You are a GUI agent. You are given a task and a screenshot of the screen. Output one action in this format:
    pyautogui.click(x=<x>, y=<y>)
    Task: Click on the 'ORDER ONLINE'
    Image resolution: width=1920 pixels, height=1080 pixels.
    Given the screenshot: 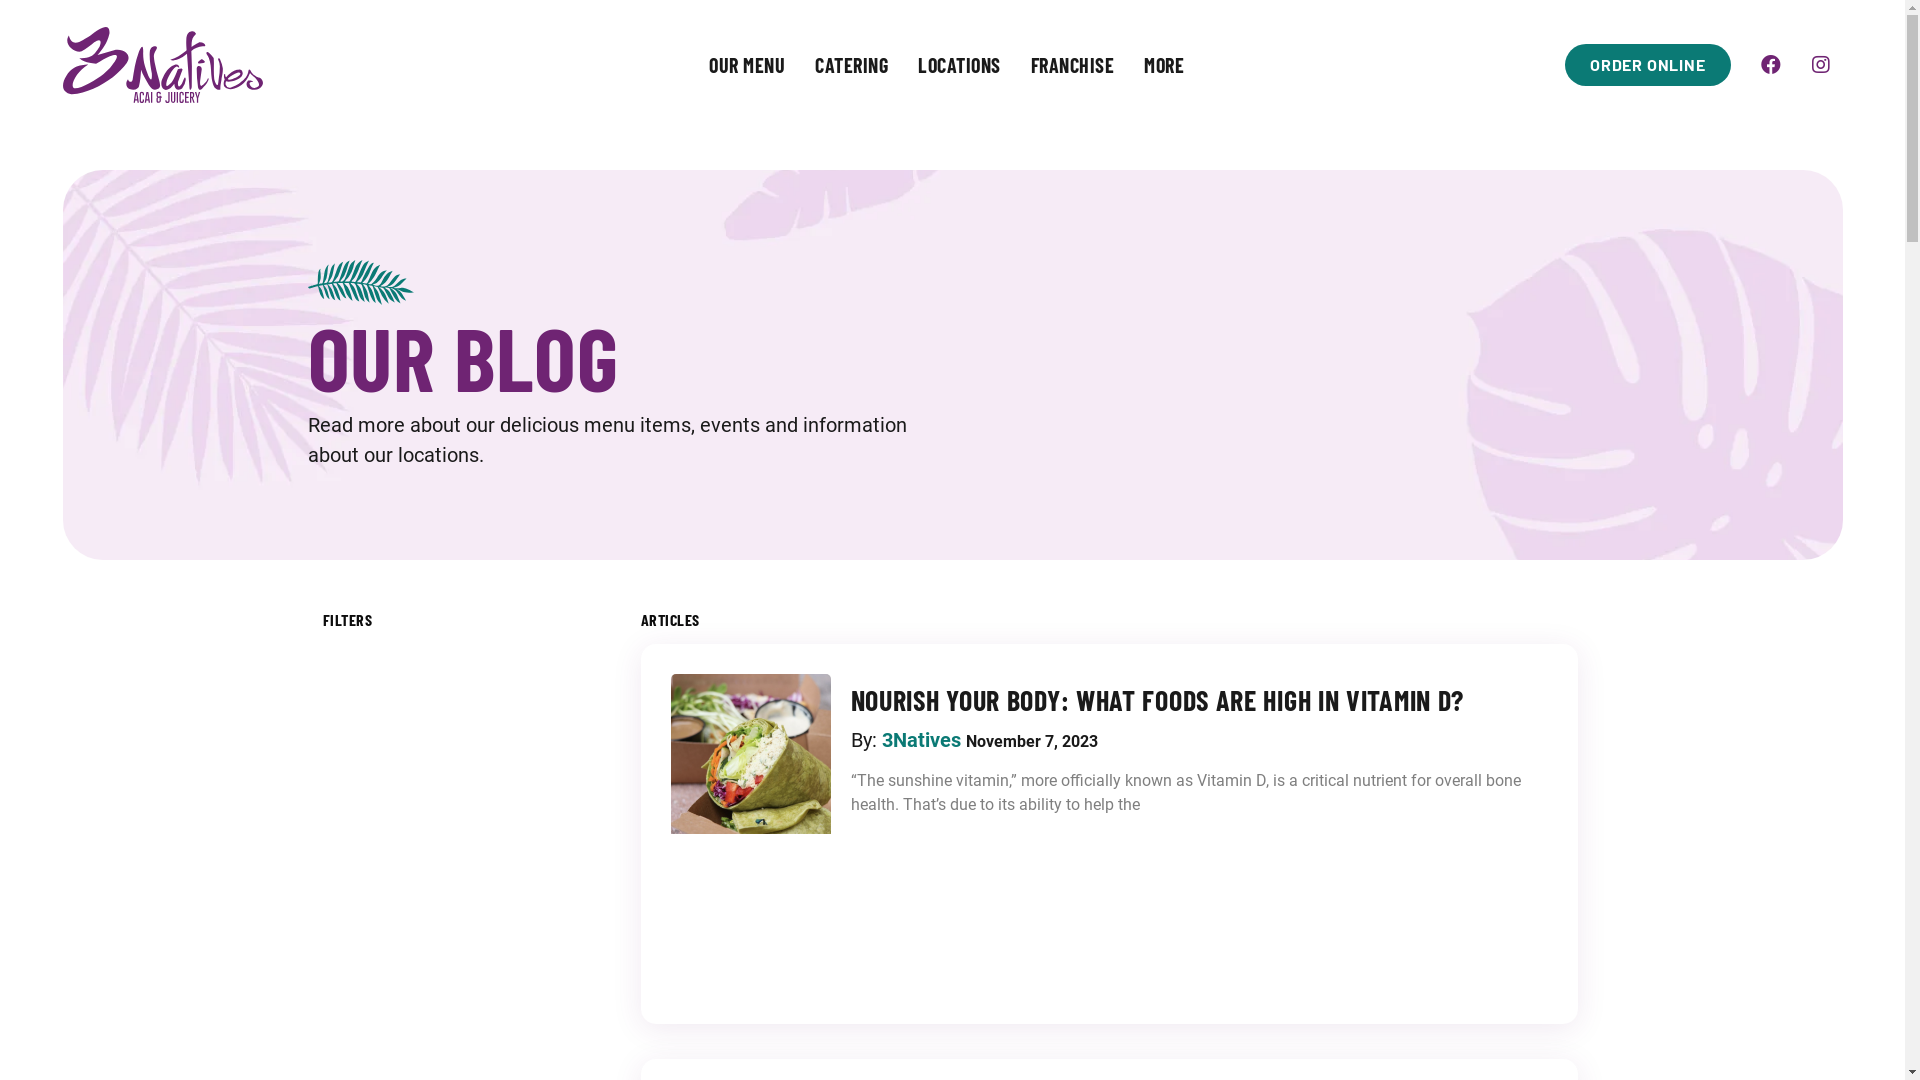 What is the action you would take?
    pyautogui.click(x=1647, y=64)
    